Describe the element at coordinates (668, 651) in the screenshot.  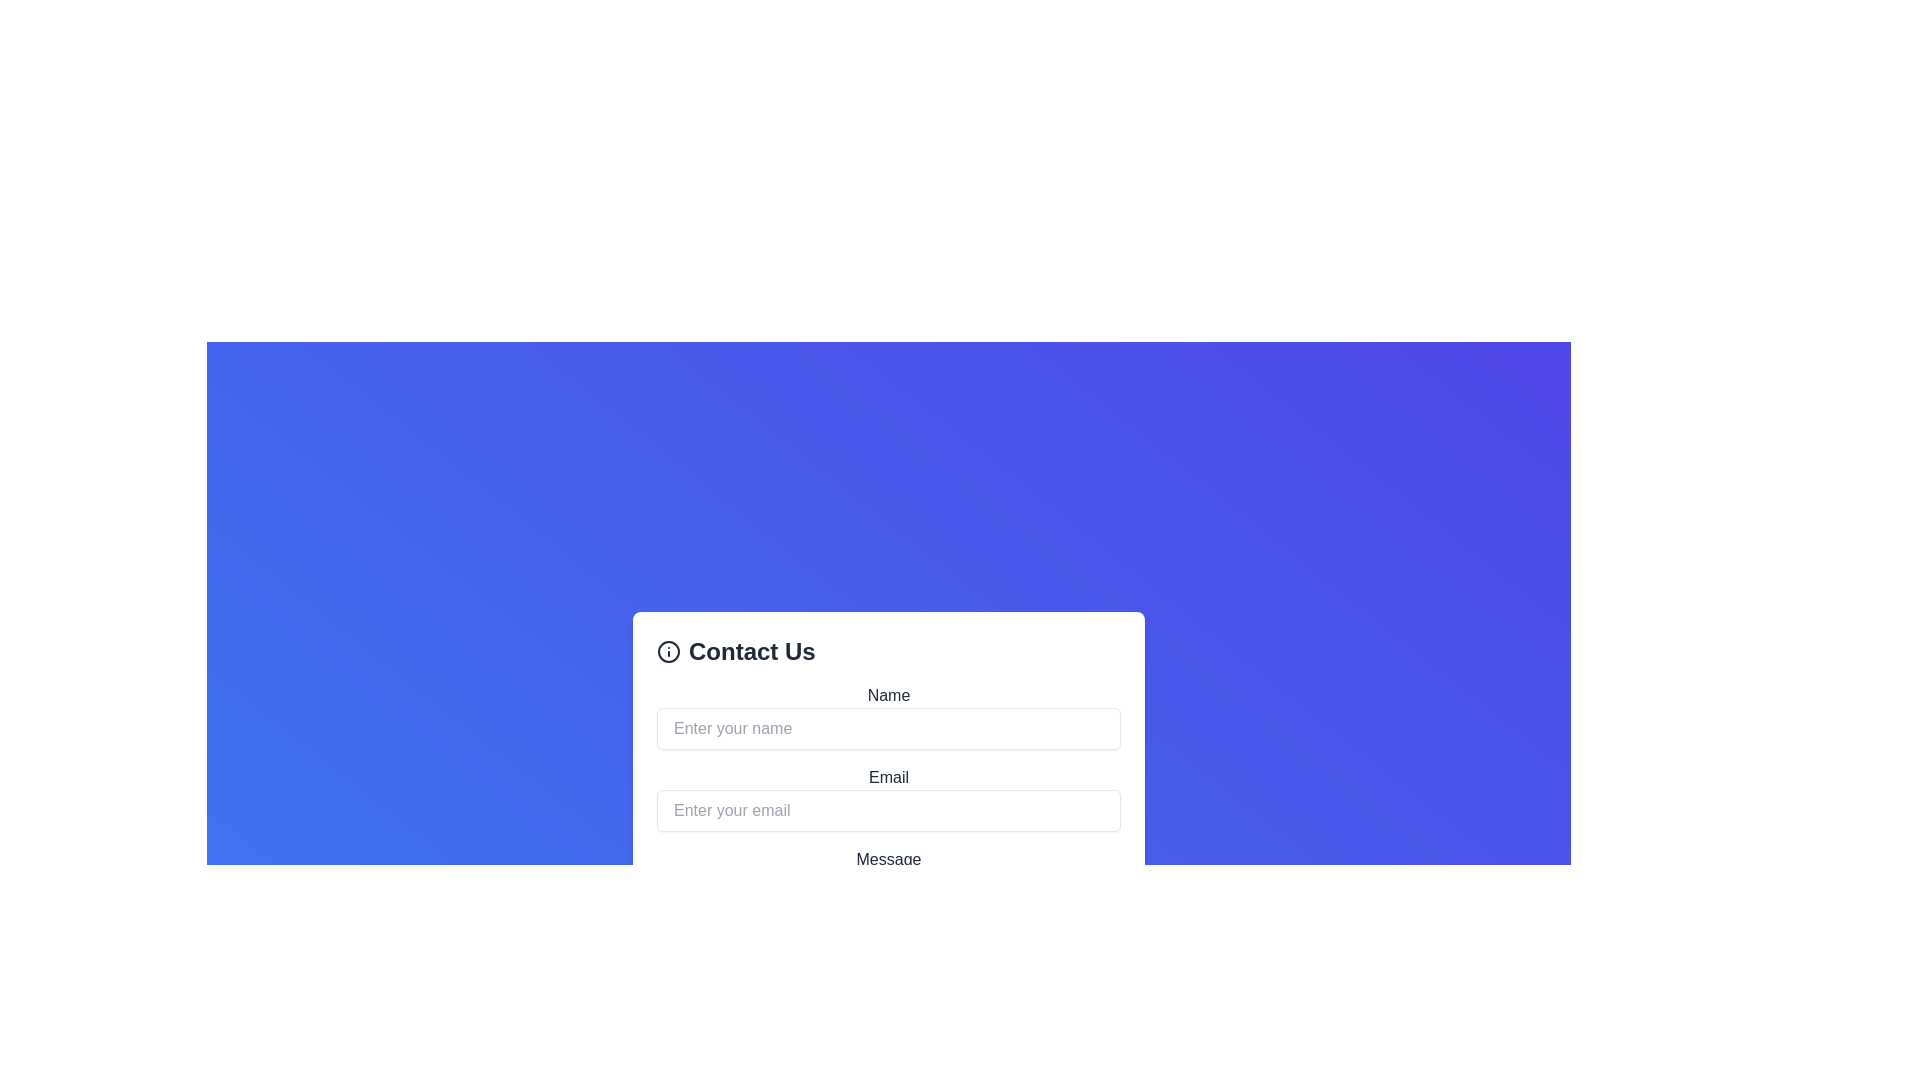
I see `the decorative icon located to the left of the 'Contact Us' text` at that location.